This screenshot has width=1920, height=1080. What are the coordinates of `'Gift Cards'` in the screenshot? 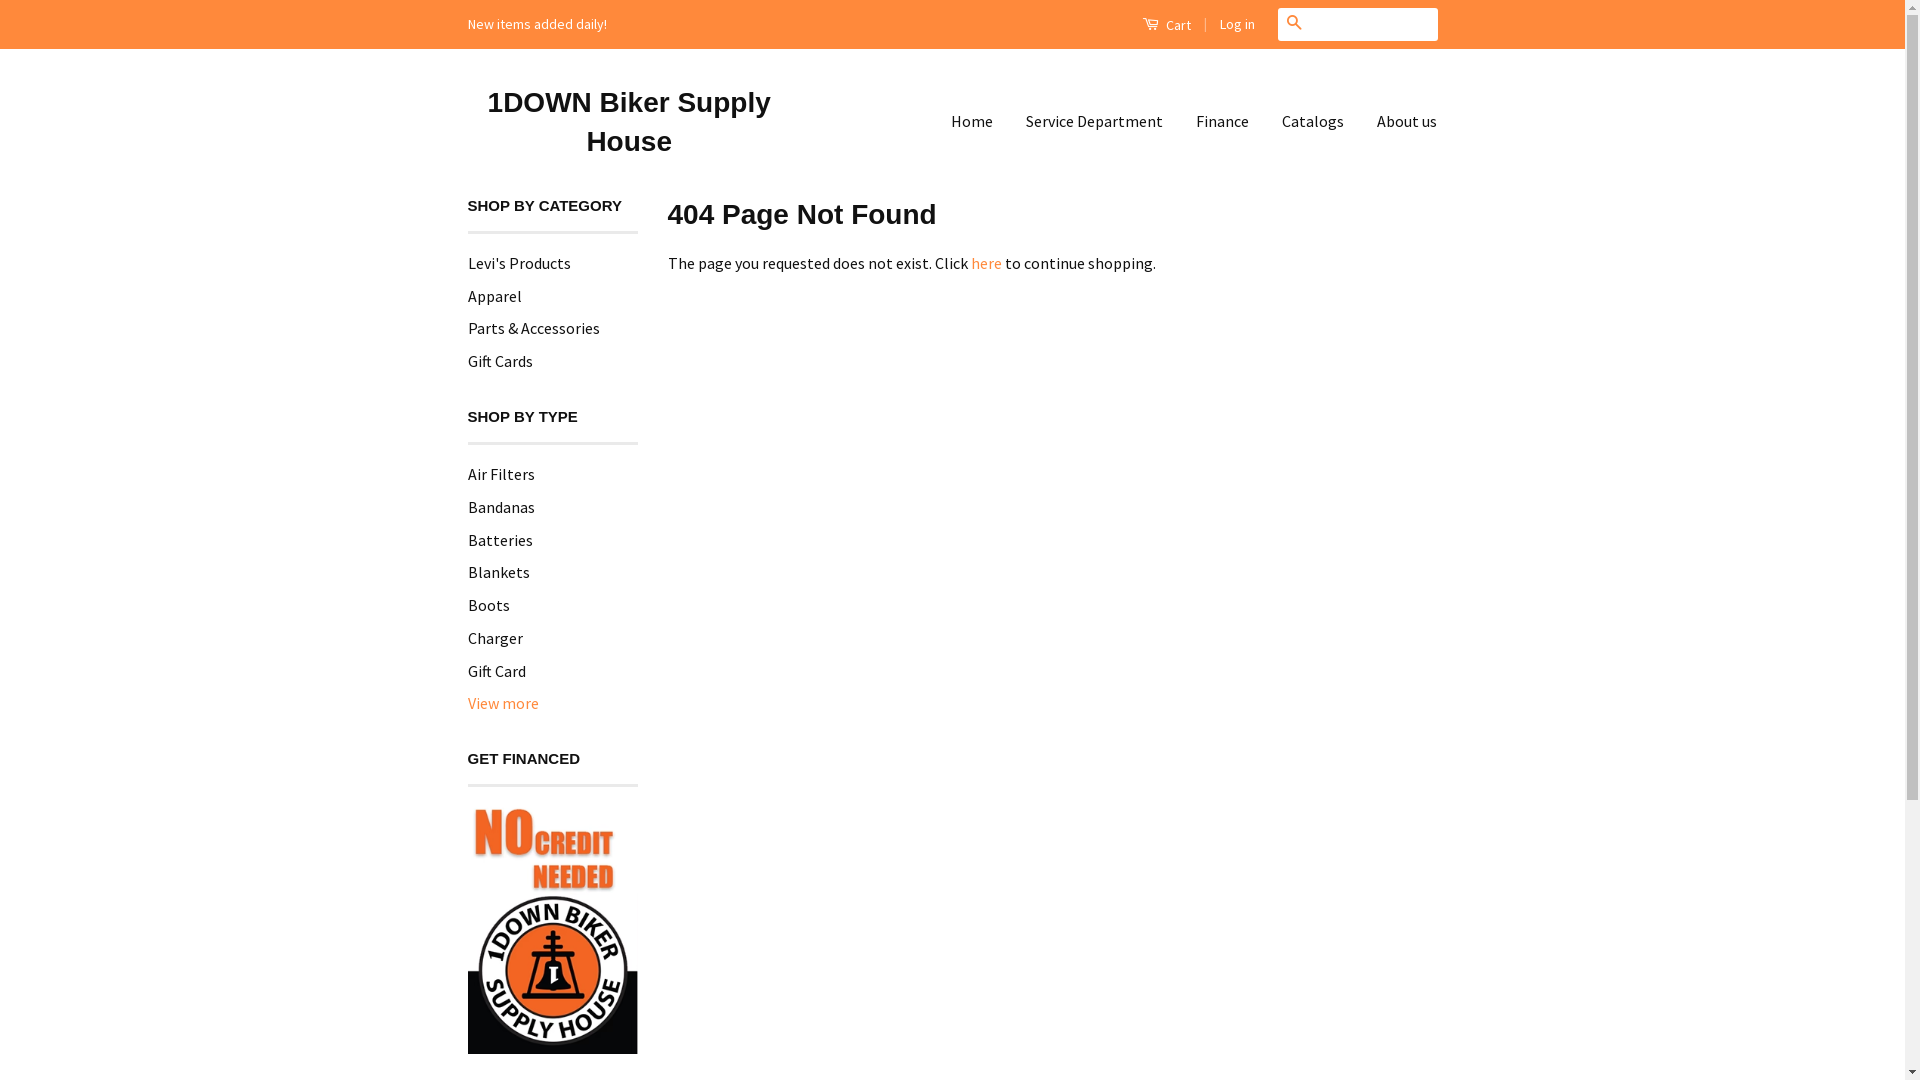 It's located at (500, 361).